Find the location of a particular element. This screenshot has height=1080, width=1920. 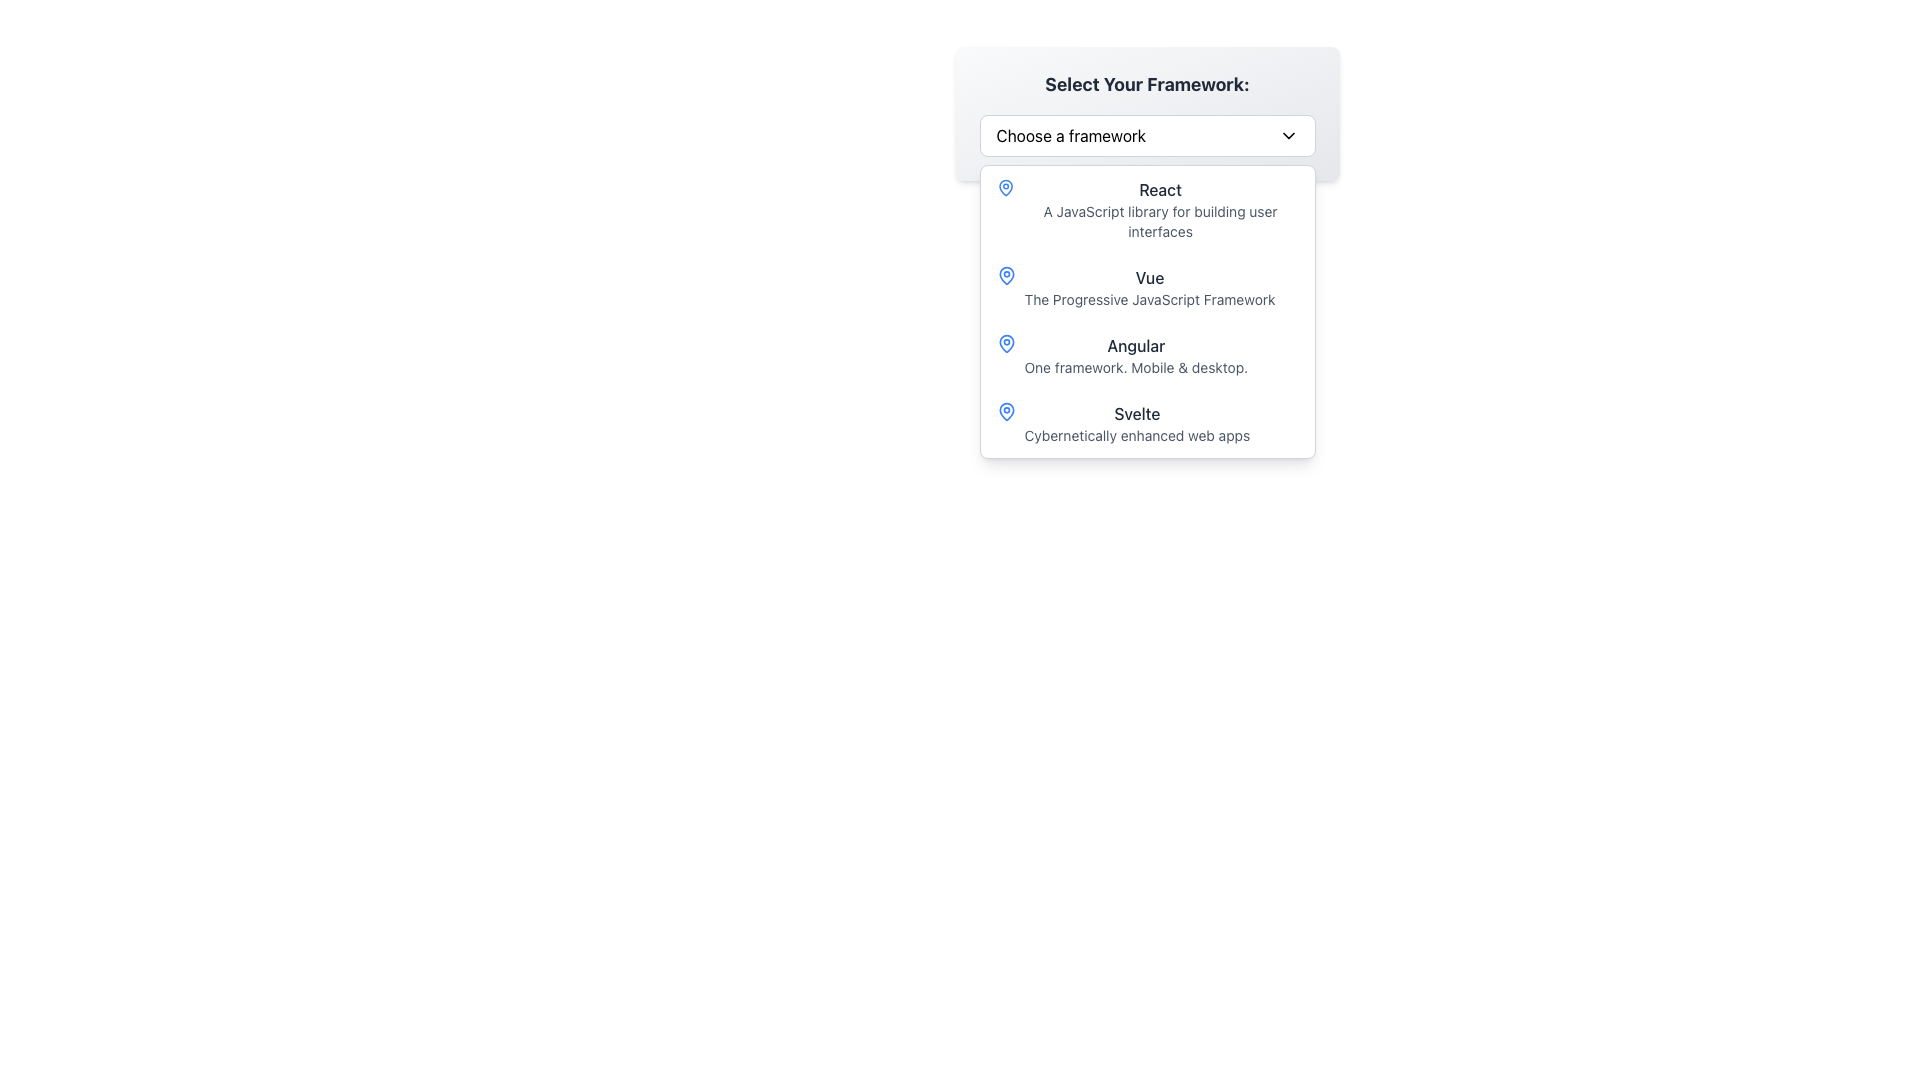

the third selectable list item labeled 'Angular' in the dropdown menu labeled 'Select Your Framework' is located at coordinates (1136, 354).